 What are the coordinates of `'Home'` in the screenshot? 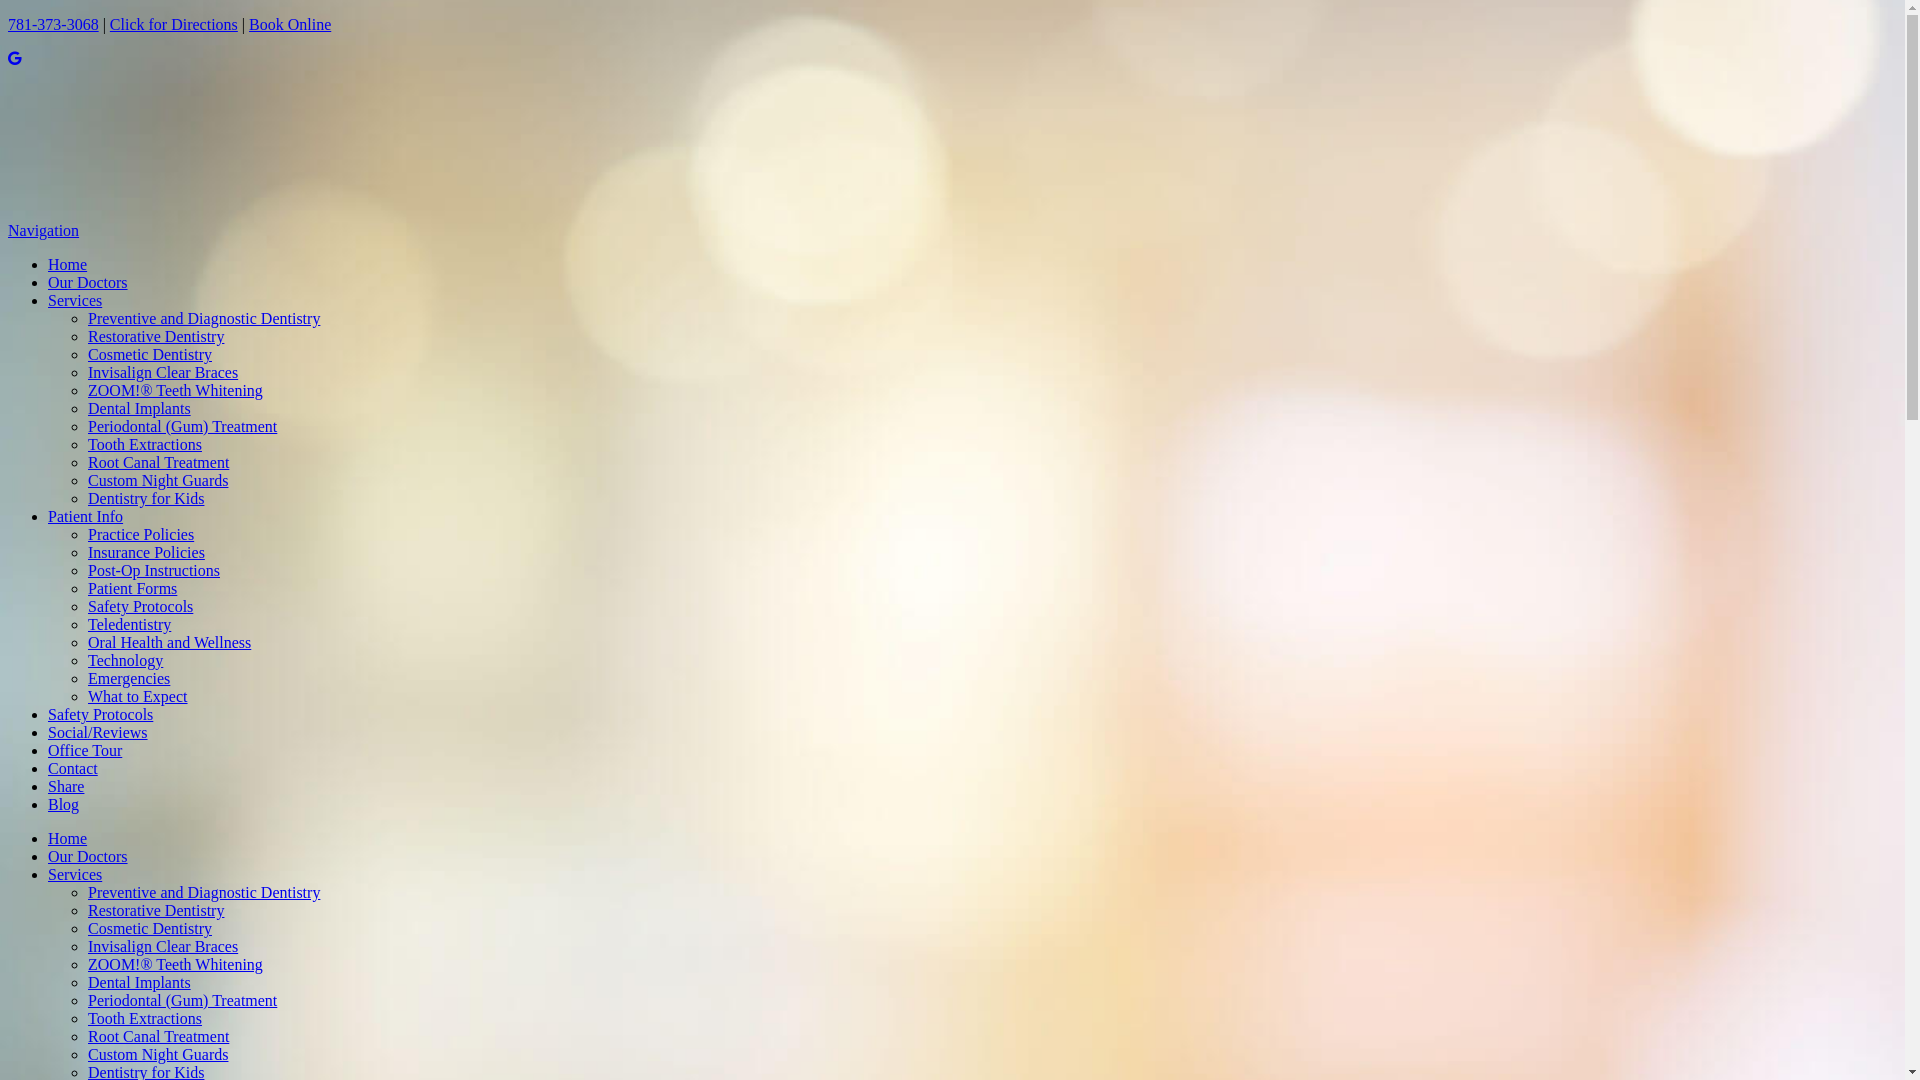 It's located at (67, 838).